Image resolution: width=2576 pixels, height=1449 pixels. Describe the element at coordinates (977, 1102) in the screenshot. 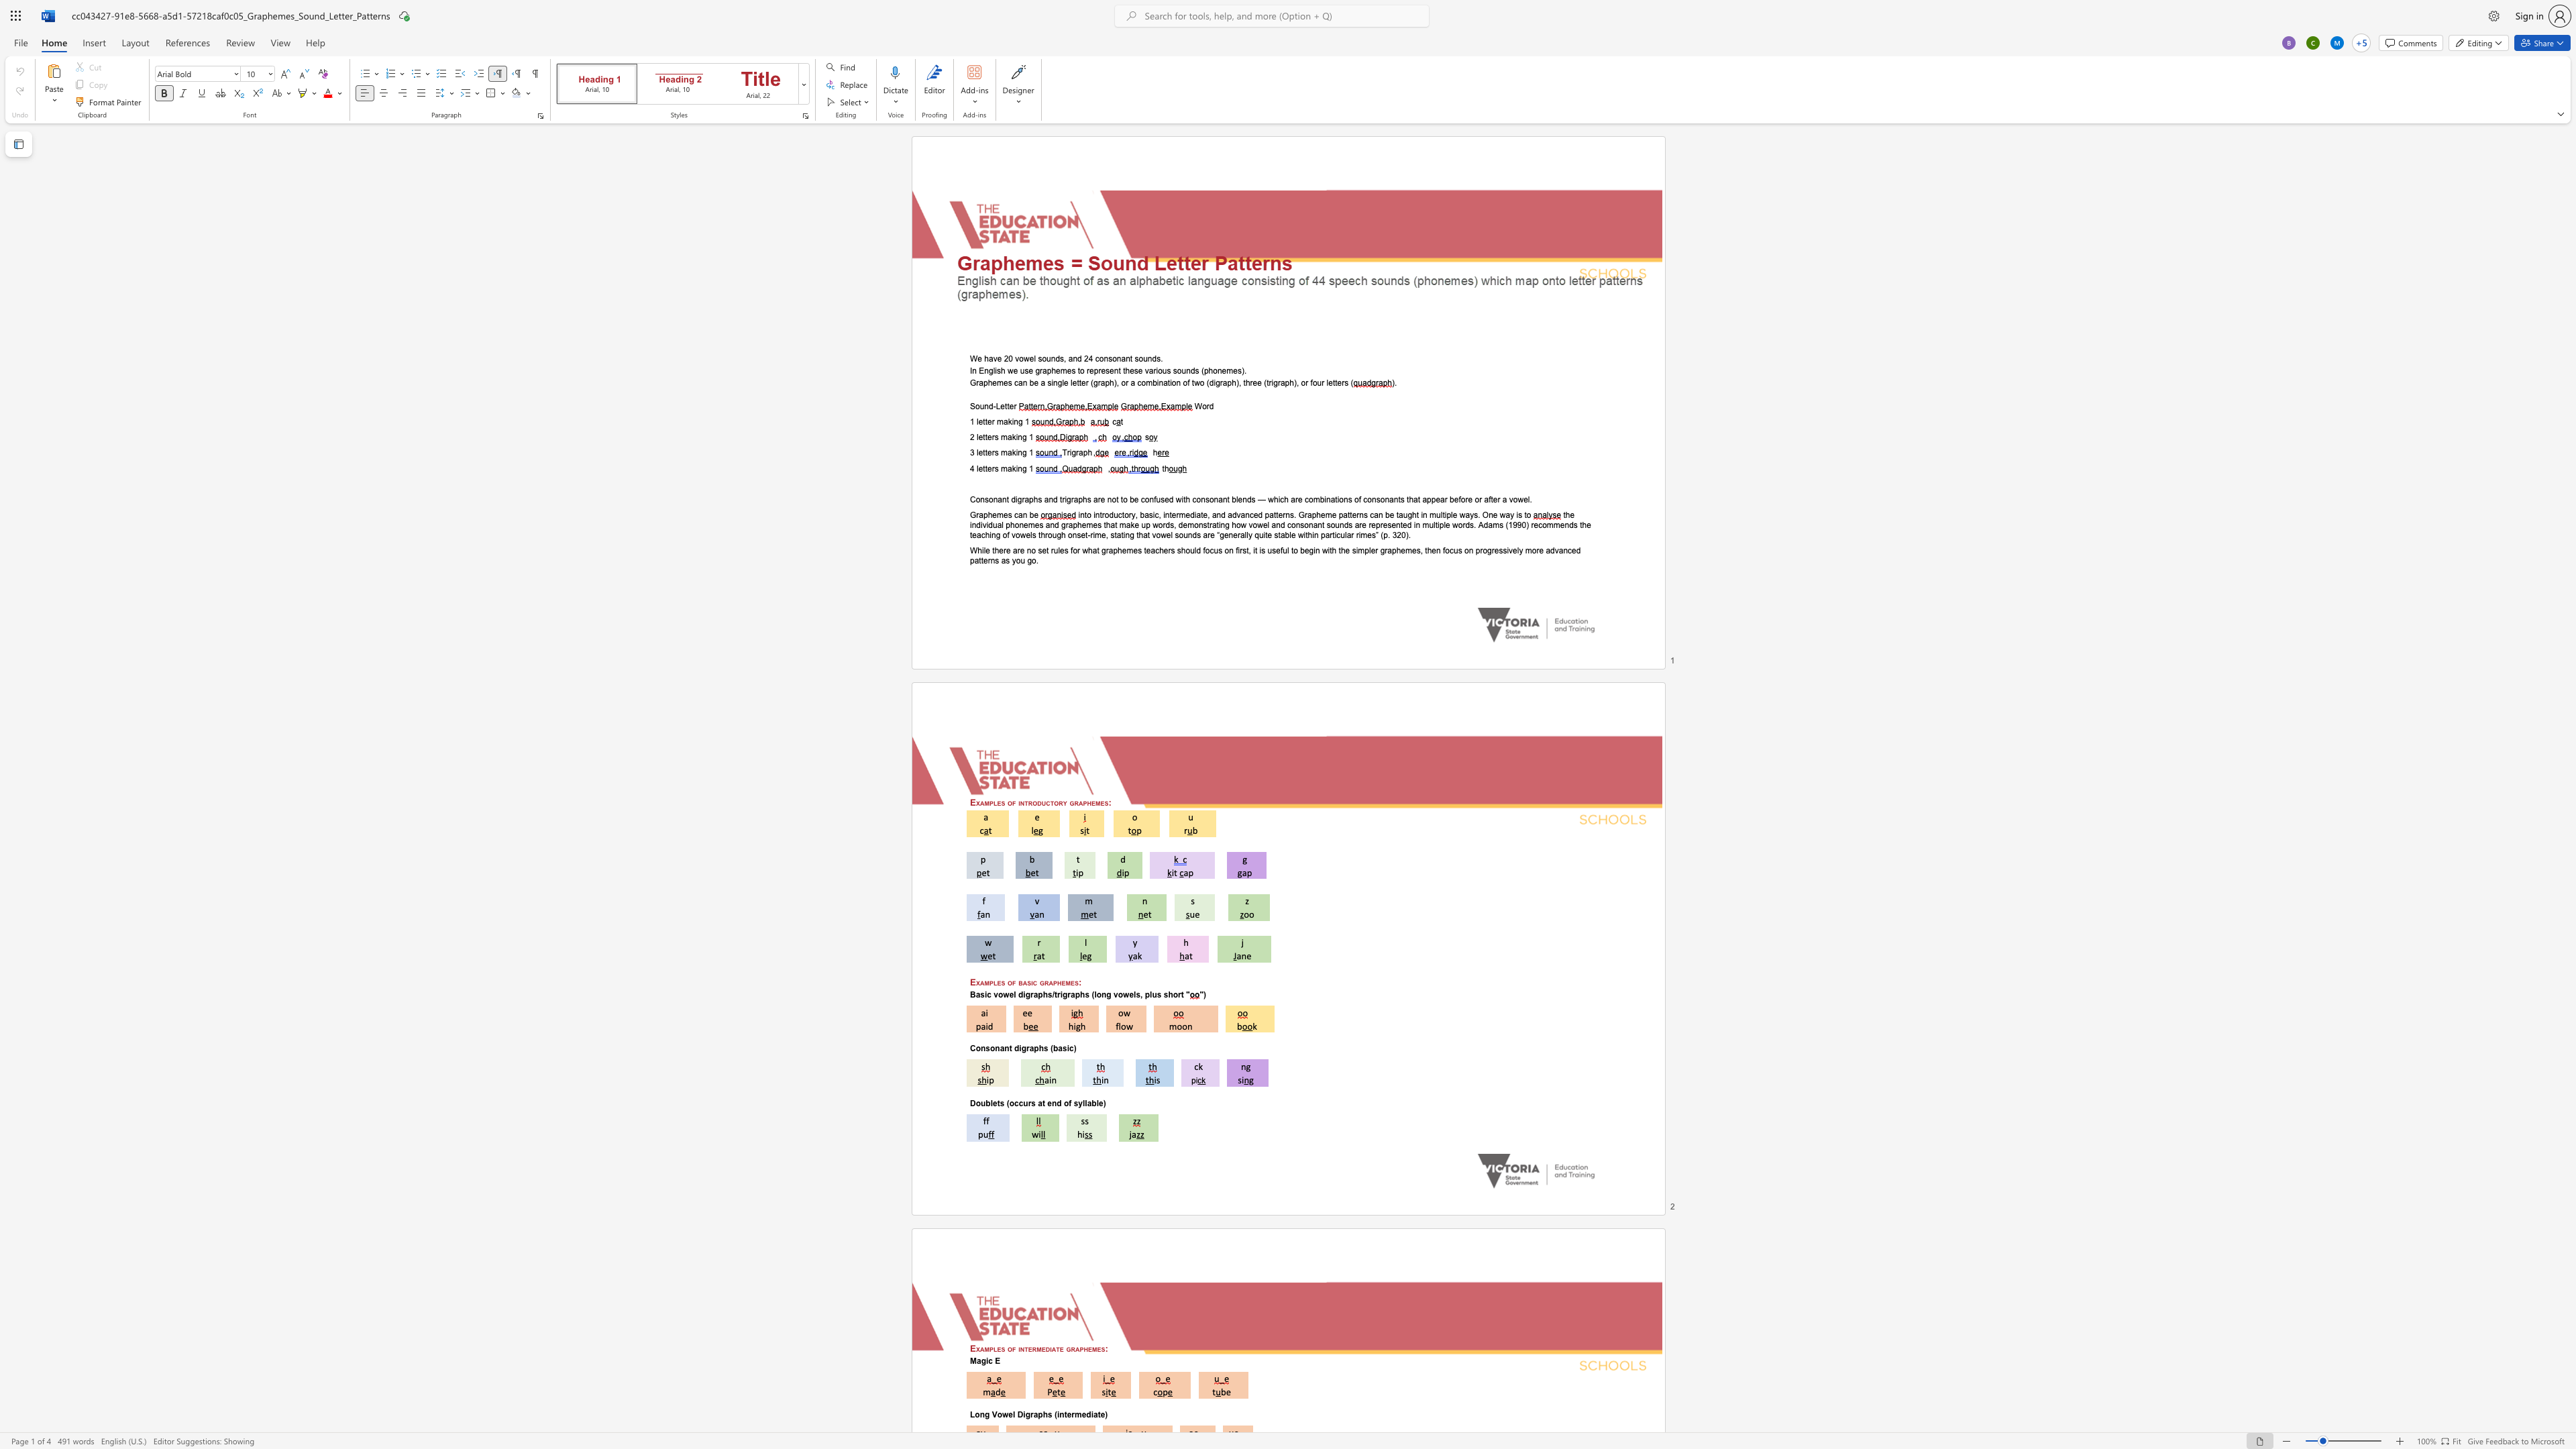

I see `the 1th character "o" in the text` at that location.